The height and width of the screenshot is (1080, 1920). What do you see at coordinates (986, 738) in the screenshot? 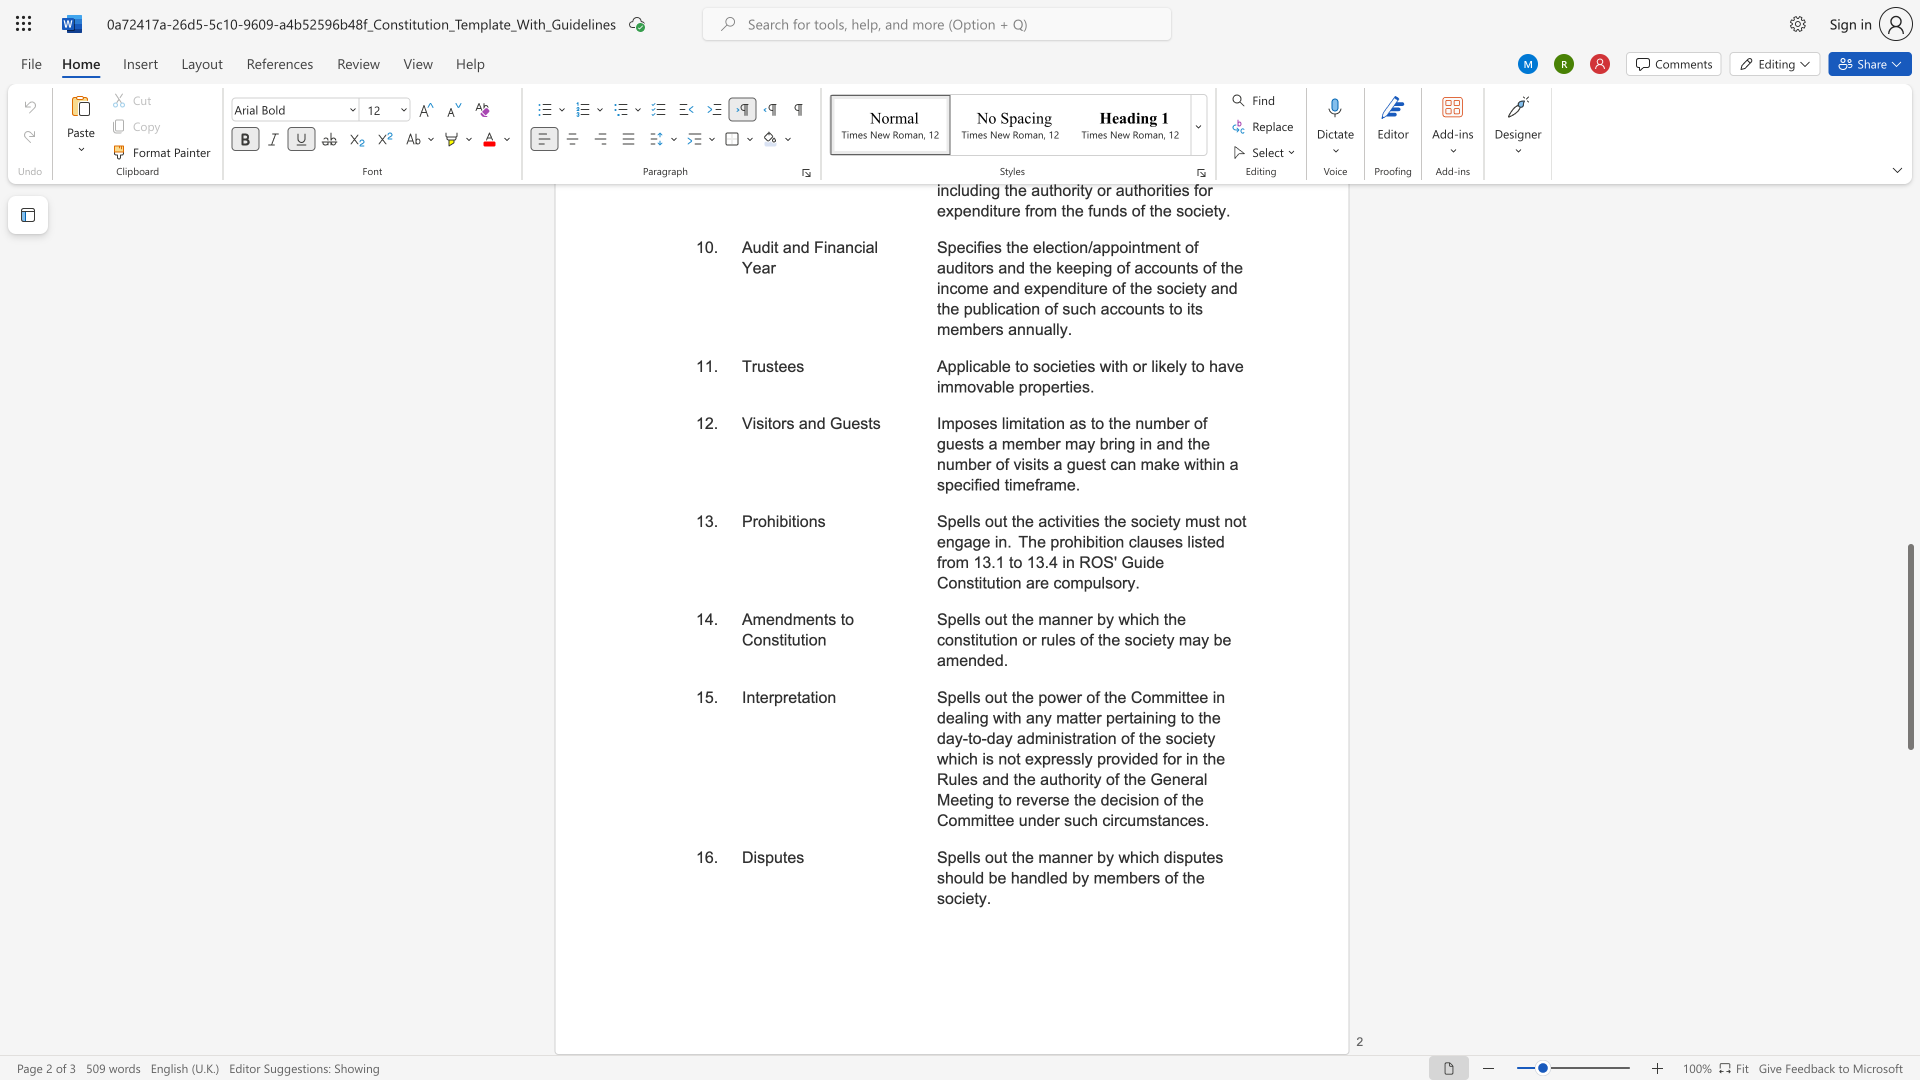
I see `the subset text "day administration of the society which is not expressly prov" within the text "Spells out the power of the Committee in dealing with any matter pertaining to the day-to-day administration of the society which is not expressly provided for in the Rules and the authority of the General Meeting to reverse the decision of the Committee under such circumstances."` at bounding box center [986, 738].